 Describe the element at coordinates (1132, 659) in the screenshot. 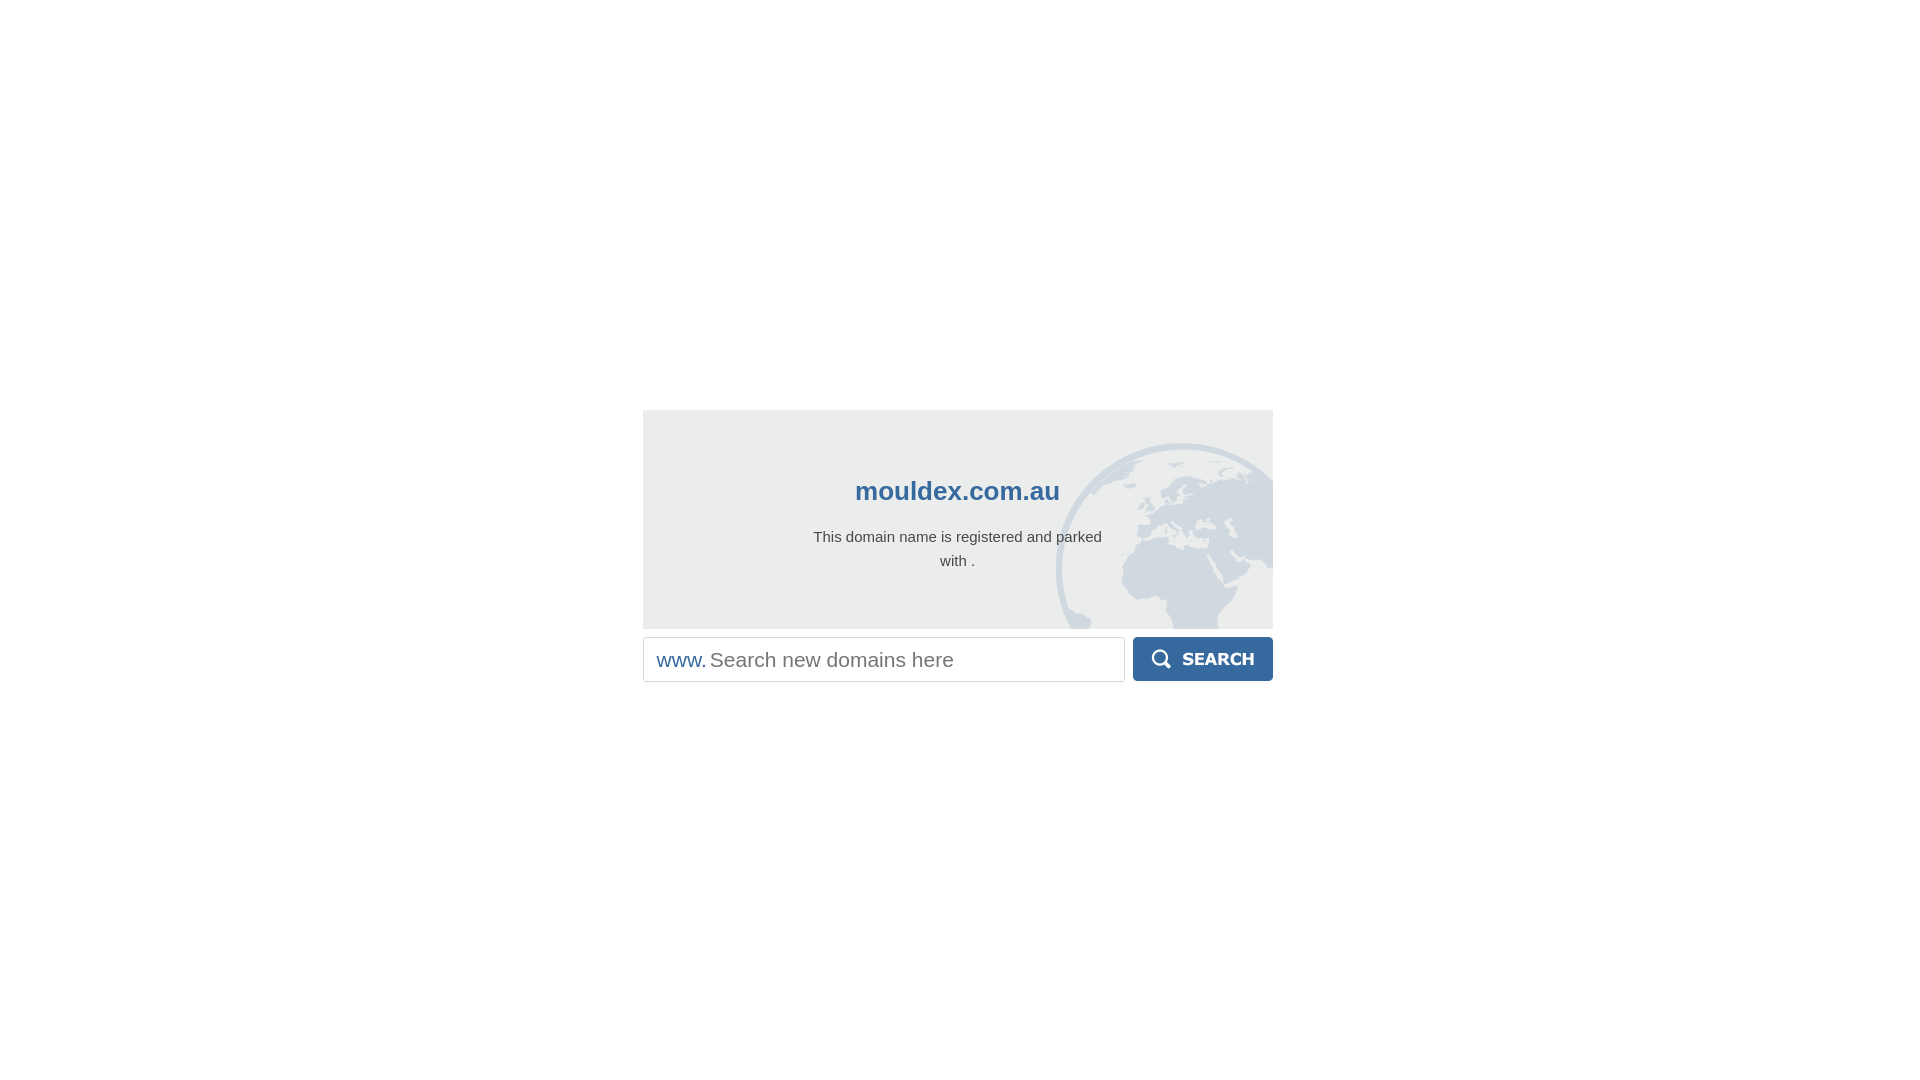

I see `'Search'` at that location.